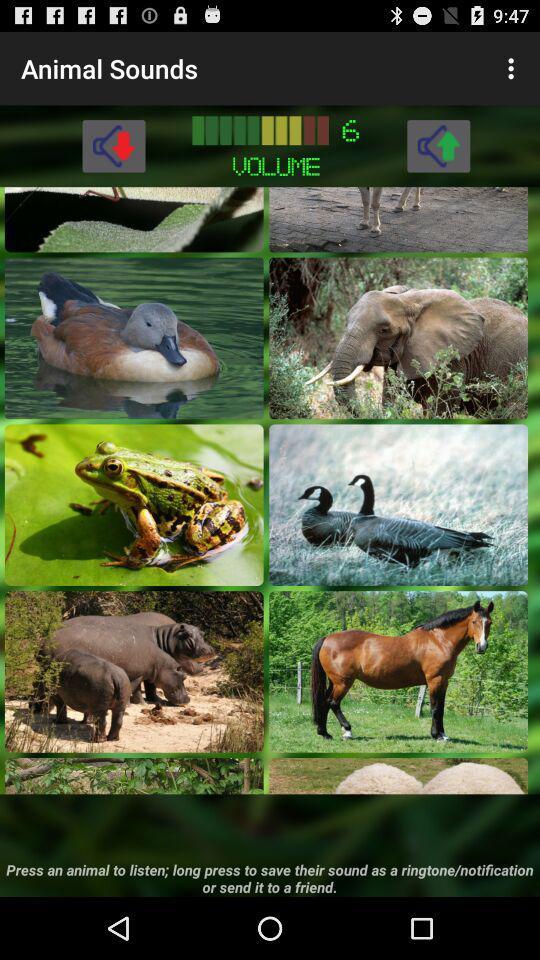 Image resolution: width=540 pixels, height=960 pixels. Describe the element at coordinates (134, 338) in the screenshot. I see `duck sound` at that location.